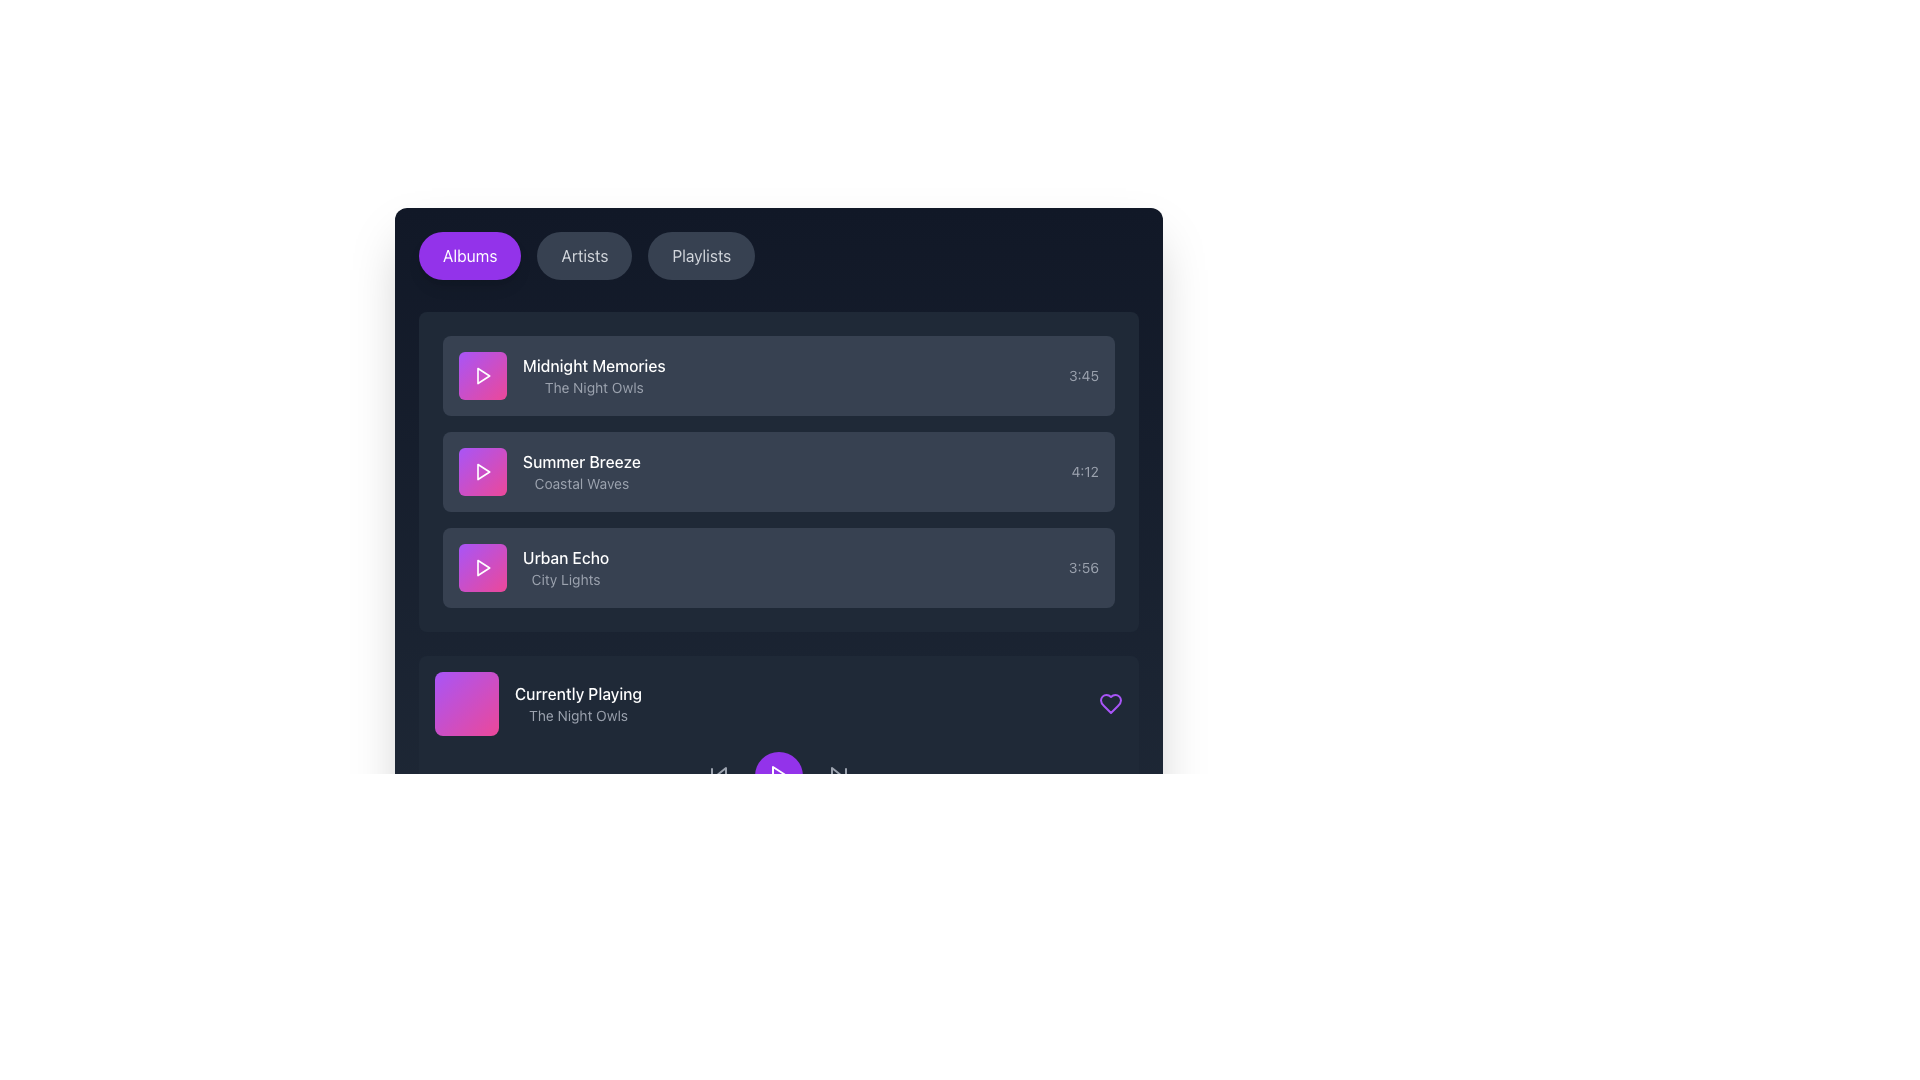 This screenshot has width=1920, height=1080. What do you see at coordinates (483, 471) in the screenshot?
I see `the play button for the song 'Summer Breeze' located to the left of the text in the Albums tab` at bounding box center [483, 471].